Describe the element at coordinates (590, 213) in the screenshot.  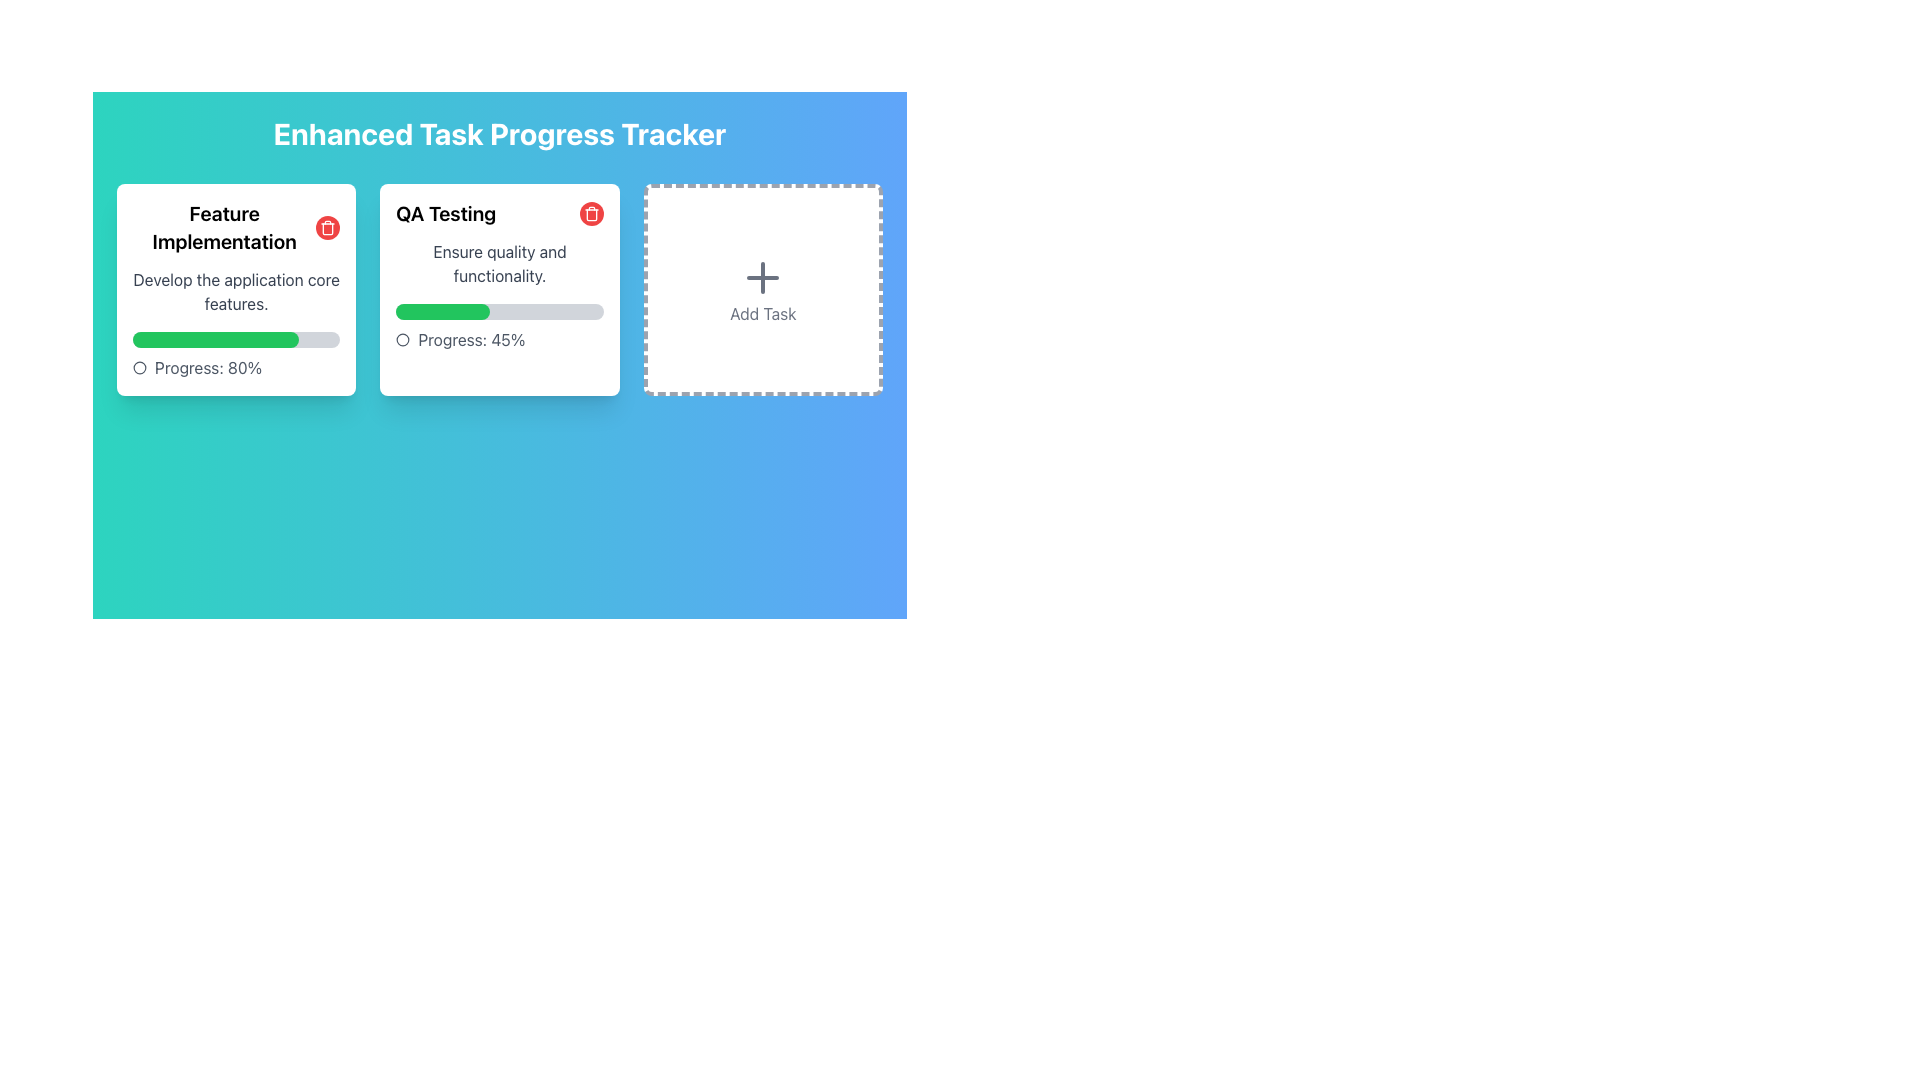
I see `the trash can icon delete button with a red background located in the top-right corner of the 'QA Testing' task card` at that location.